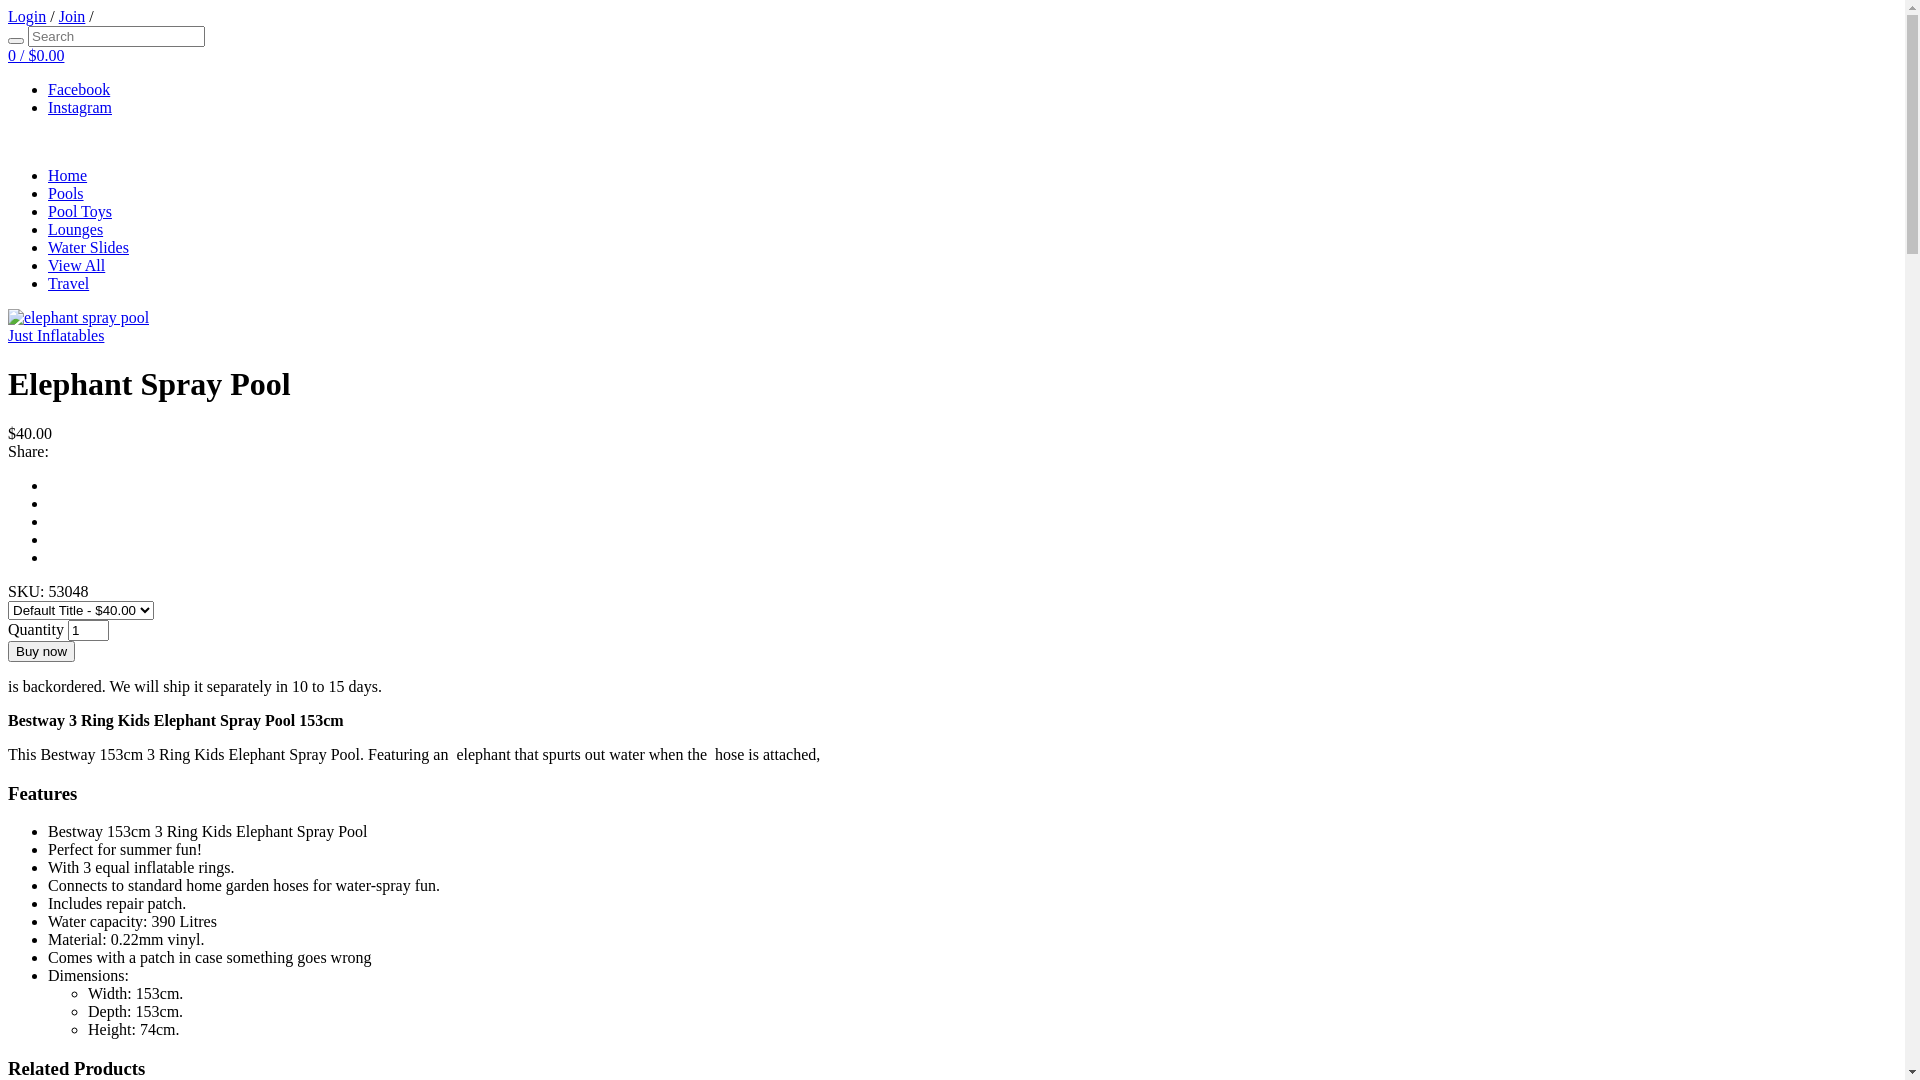 The image size is (1920, 1080). I want to click on 'Join', so click(72, 16).